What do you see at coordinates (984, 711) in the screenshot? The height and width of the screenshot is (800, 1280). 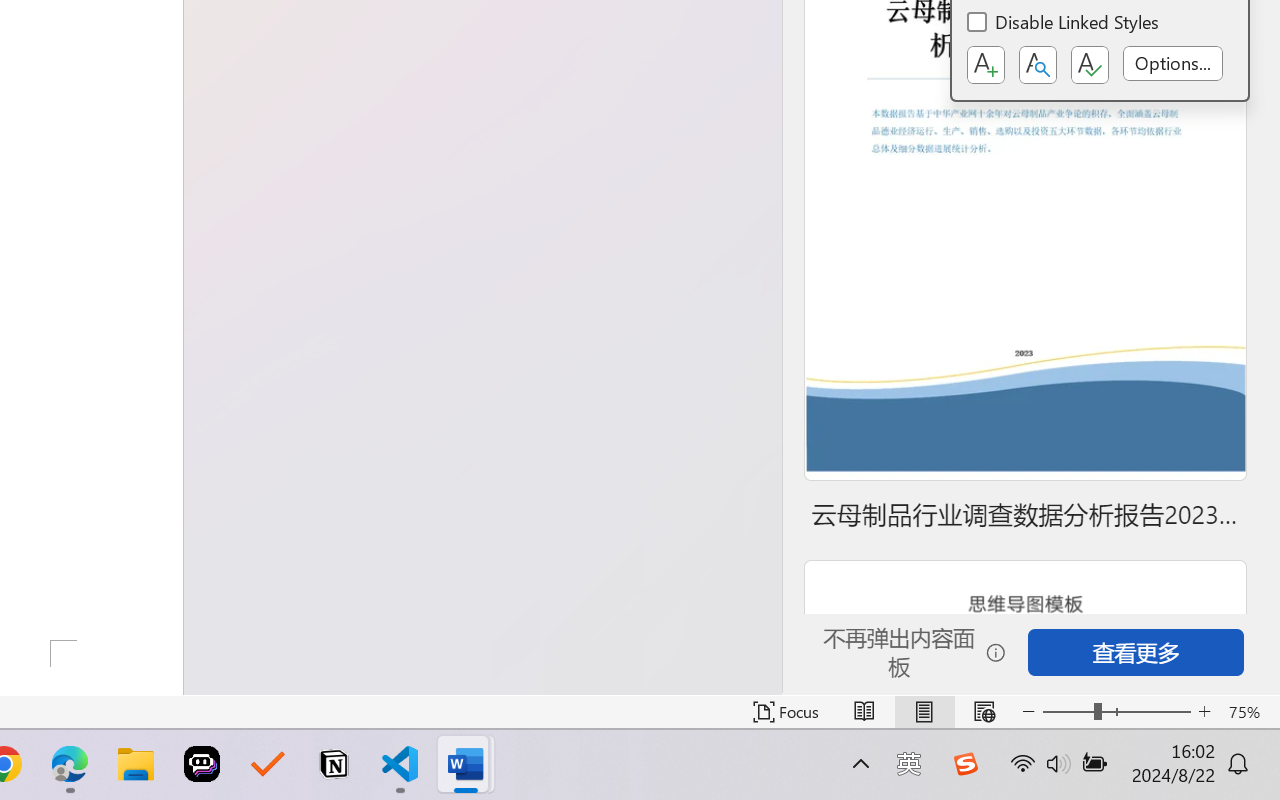 I see `'Web Layout'` at bounding box center [984, 711].